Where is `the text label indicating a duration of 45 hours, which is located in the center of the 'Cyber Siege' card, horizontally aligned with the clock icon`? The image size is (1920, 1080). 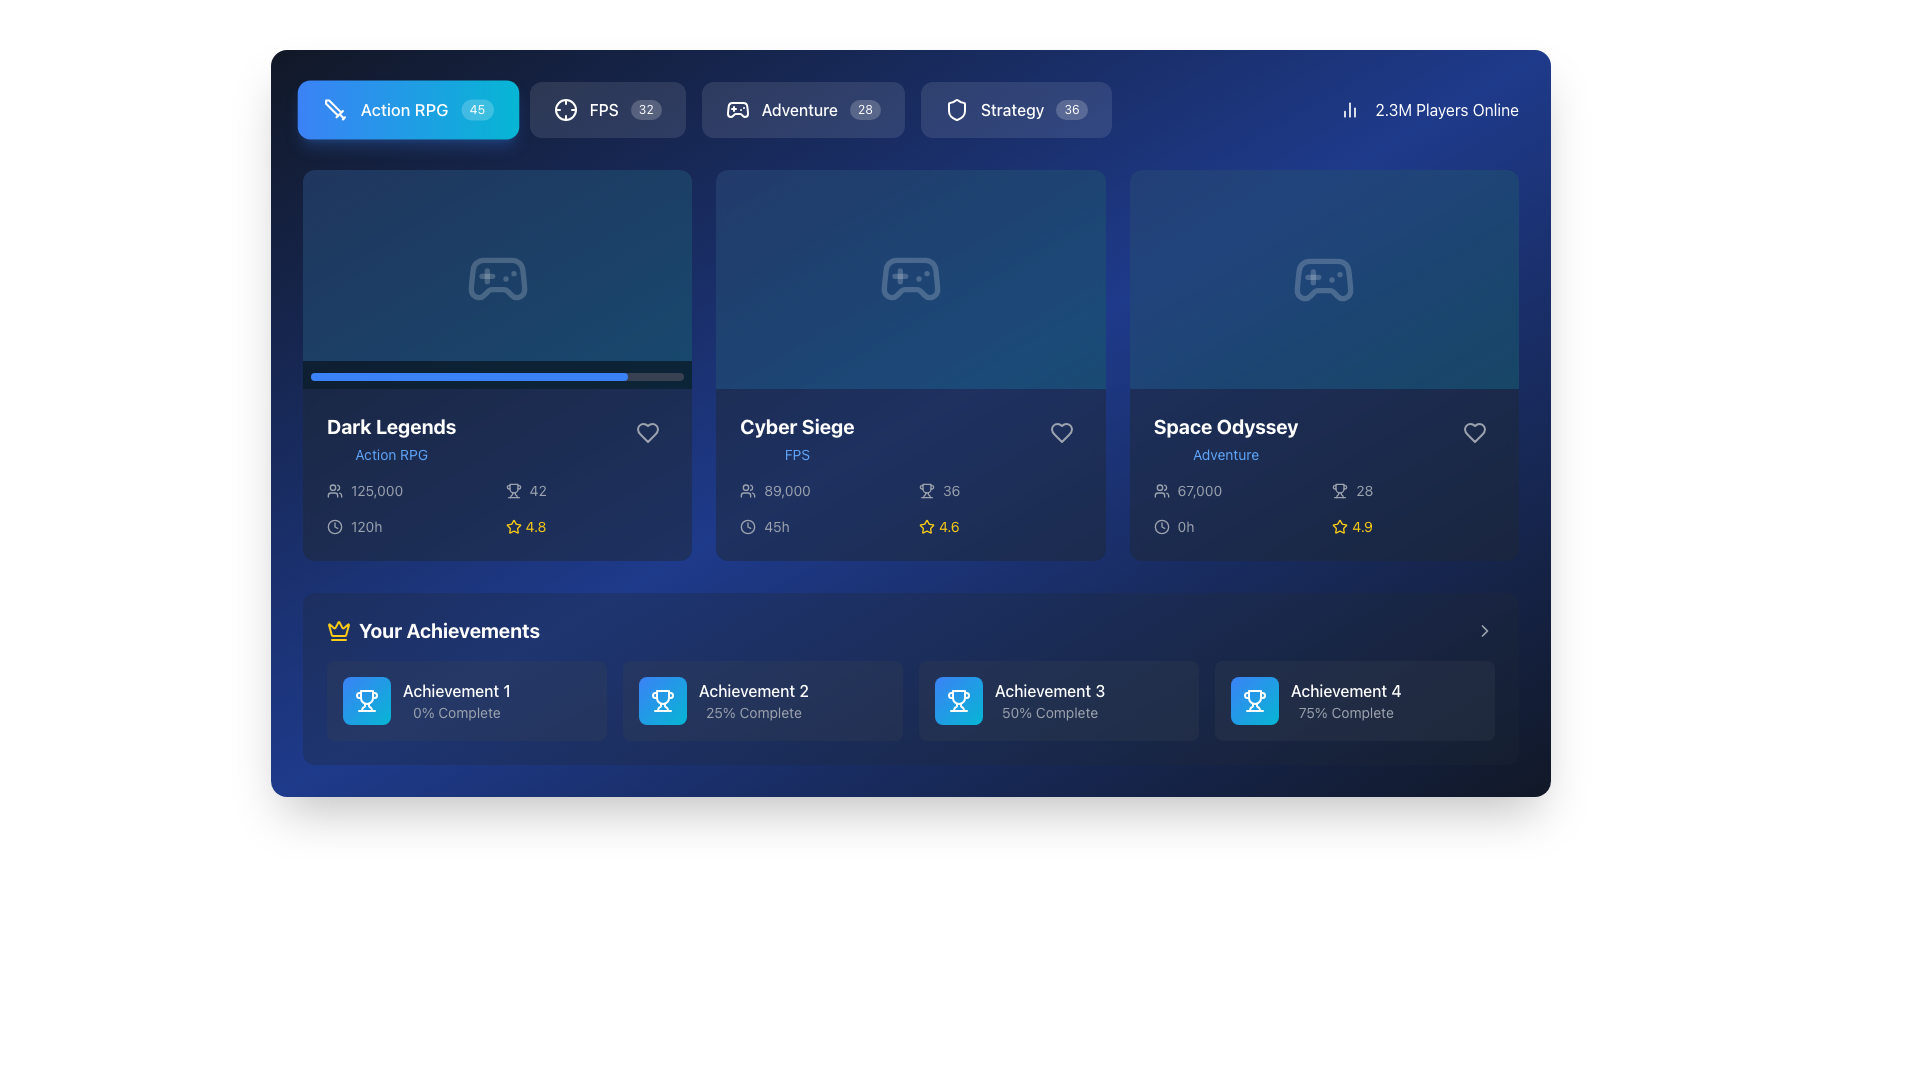 the text label indicating a duration of 45 hours, which is located in the center of the 'Cyber Siege' card, horizontally aligned with the clock icon is located at coordinates (776, 525).